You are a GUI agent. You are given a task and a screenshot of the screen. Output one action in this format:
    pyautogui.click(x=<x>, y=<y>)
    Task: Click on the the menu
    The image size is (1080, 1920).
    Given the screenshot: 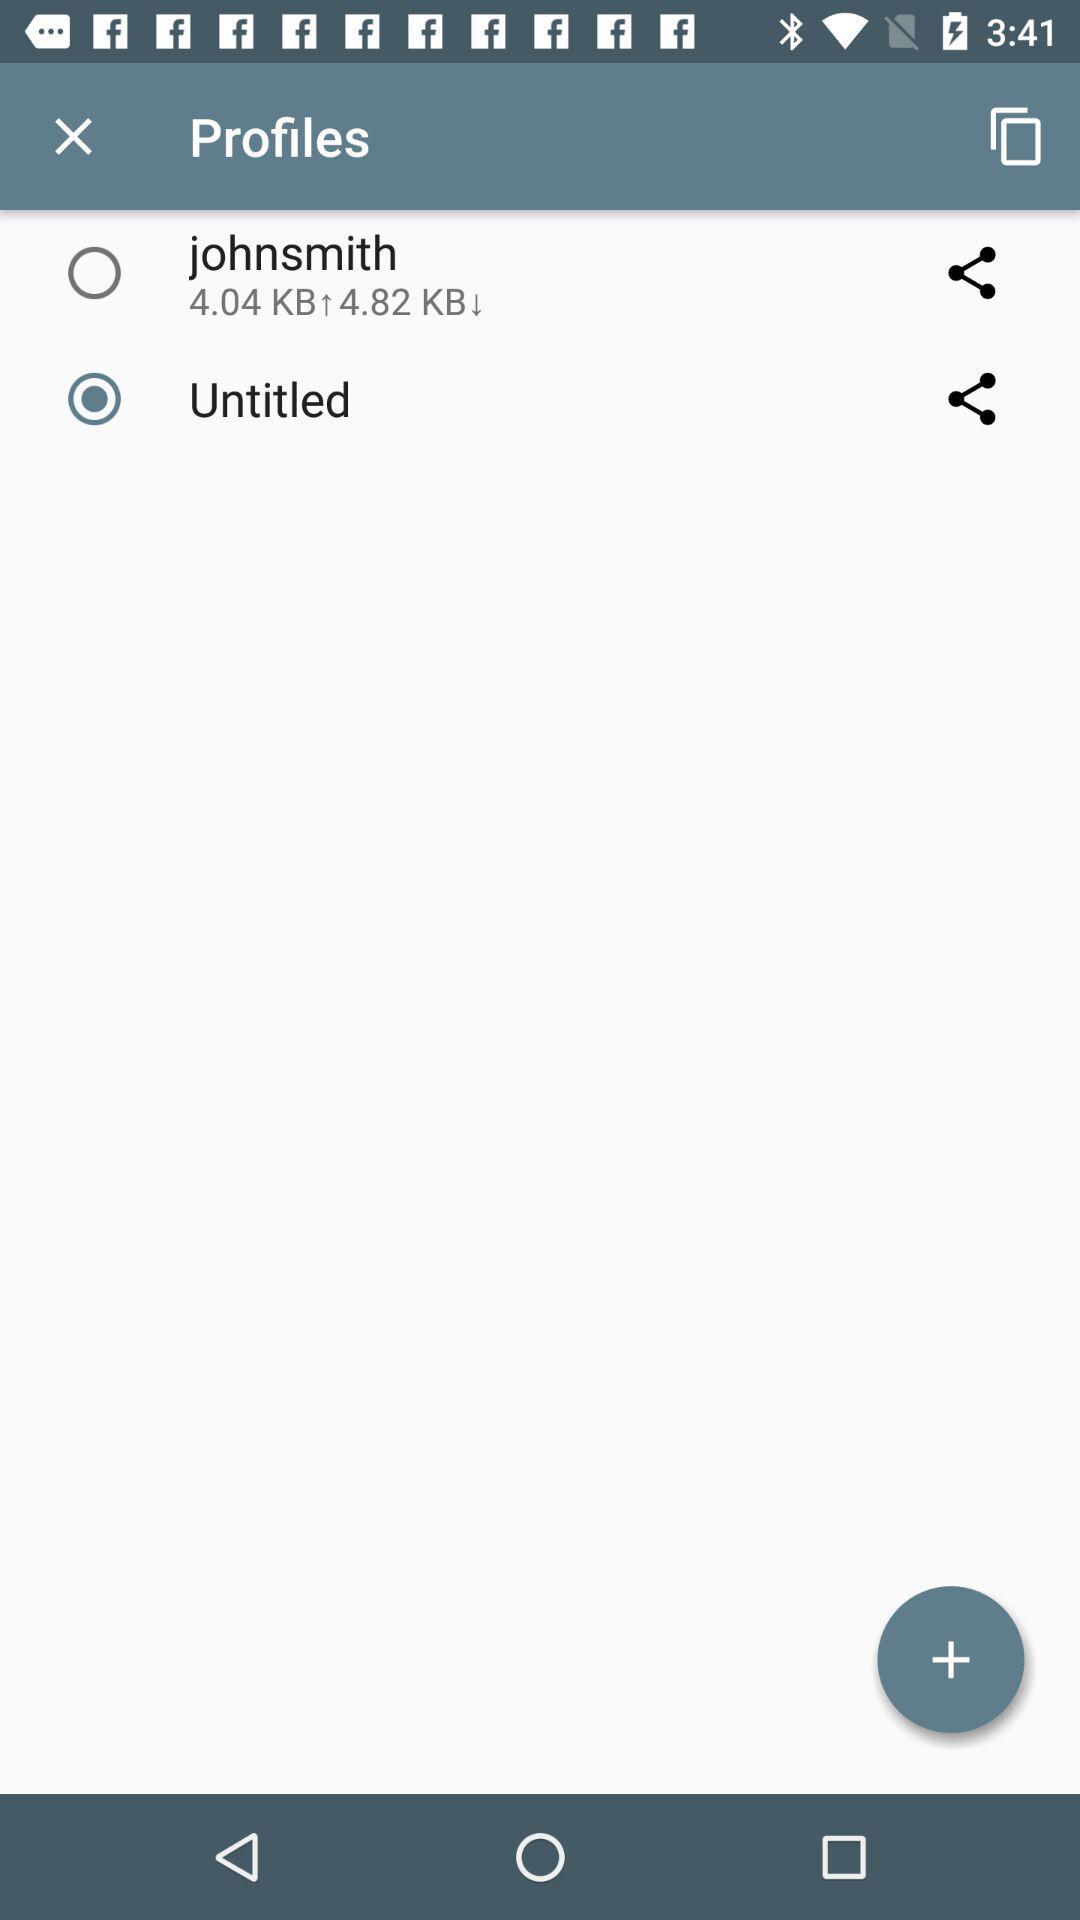 What is the action you would take?
    pyautogui.click(x=72, y=135)
    